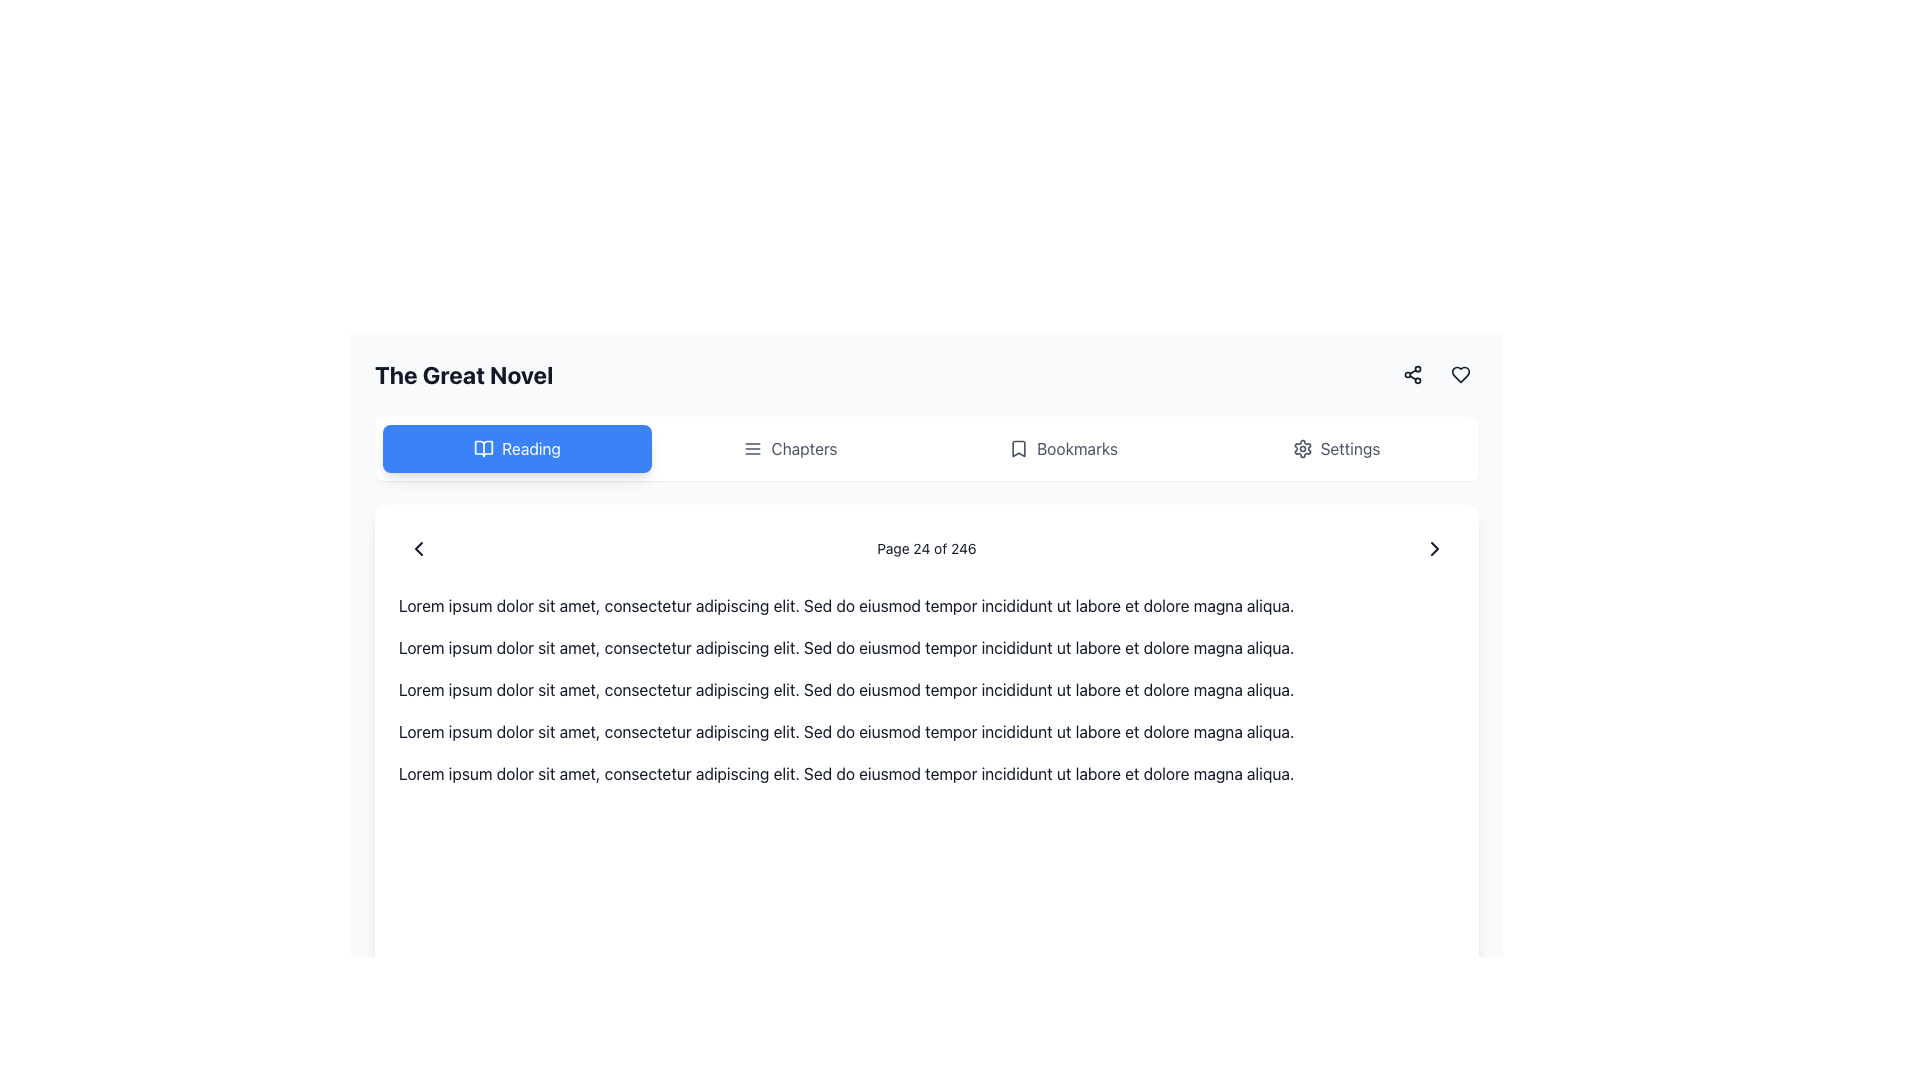 This screenshot has width=1920, height=1080. Describe the element at coordinates (1302, 447) in the screenshot. I see `the gear icon button located at the top right corner of the interface` at that location.